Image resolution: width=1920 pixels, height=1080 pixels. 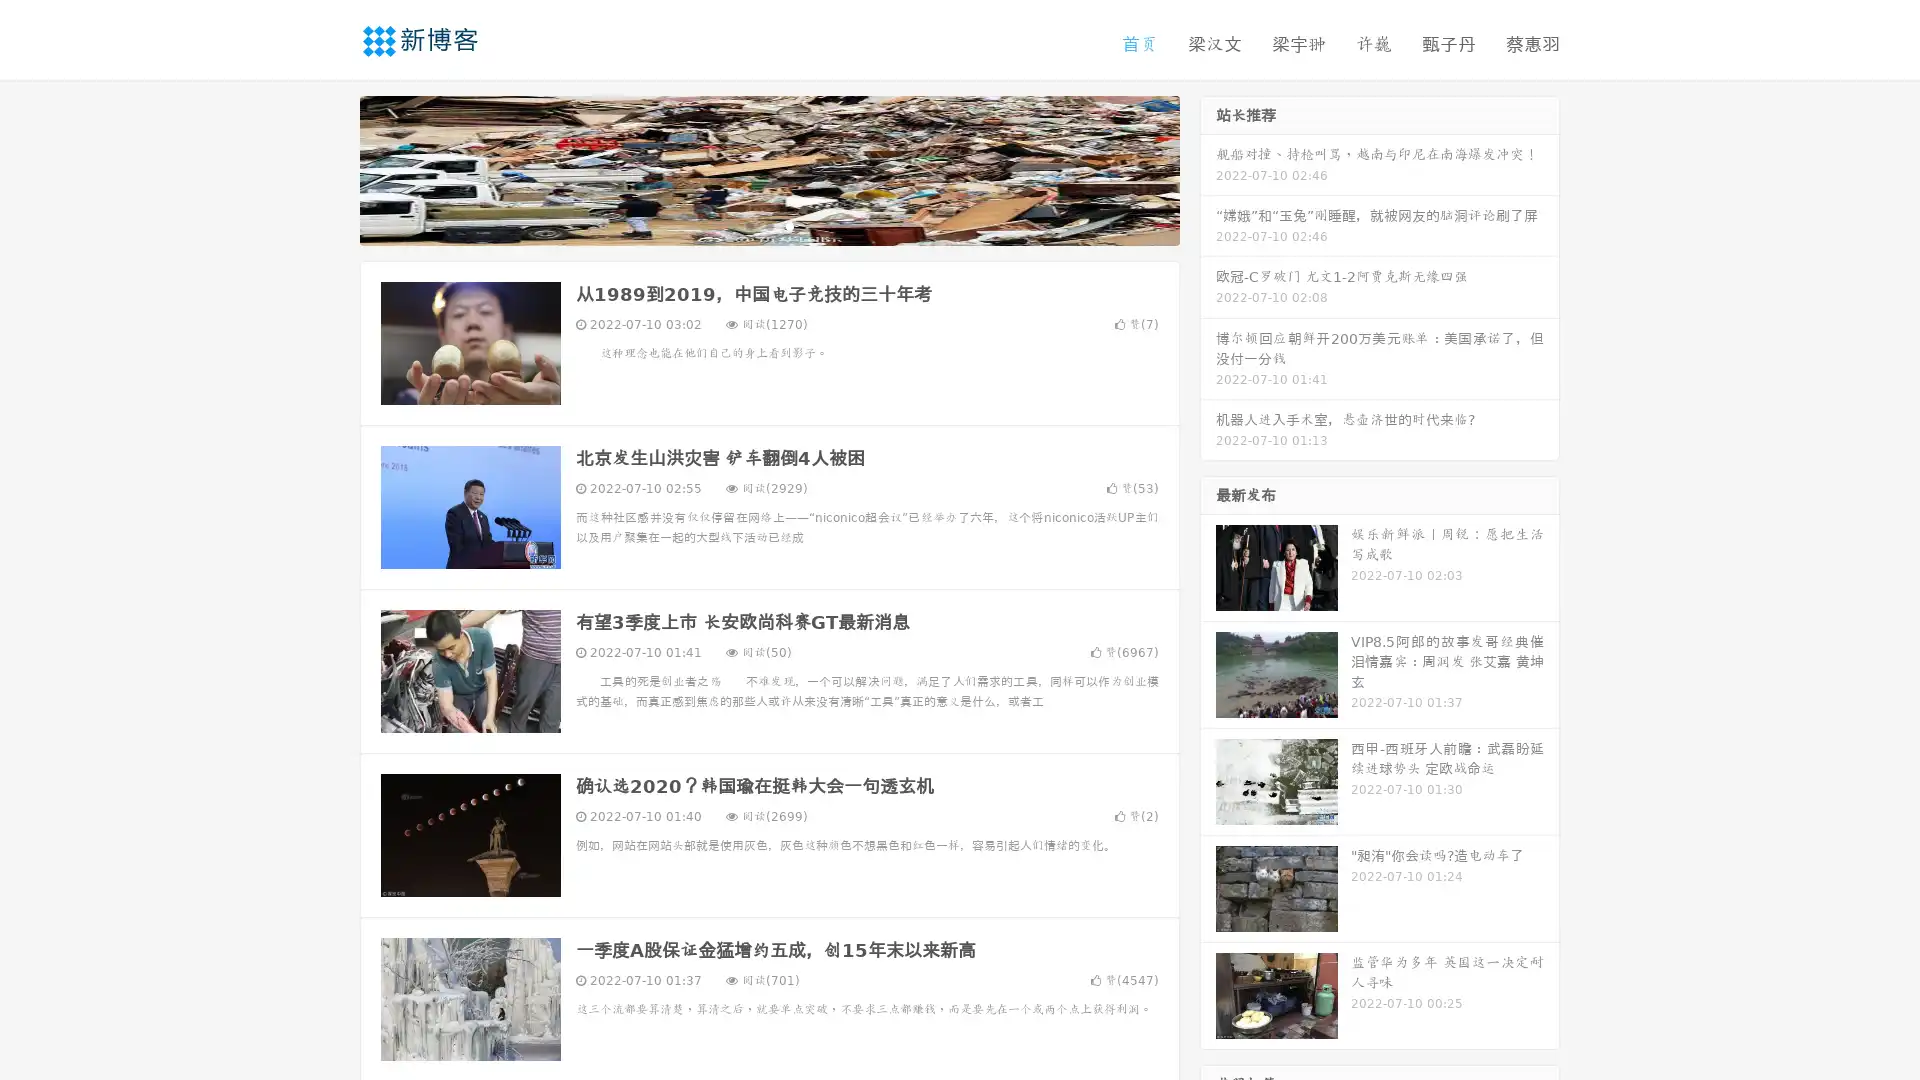 I want to click on Previous slide, so click(x=330, y=168).